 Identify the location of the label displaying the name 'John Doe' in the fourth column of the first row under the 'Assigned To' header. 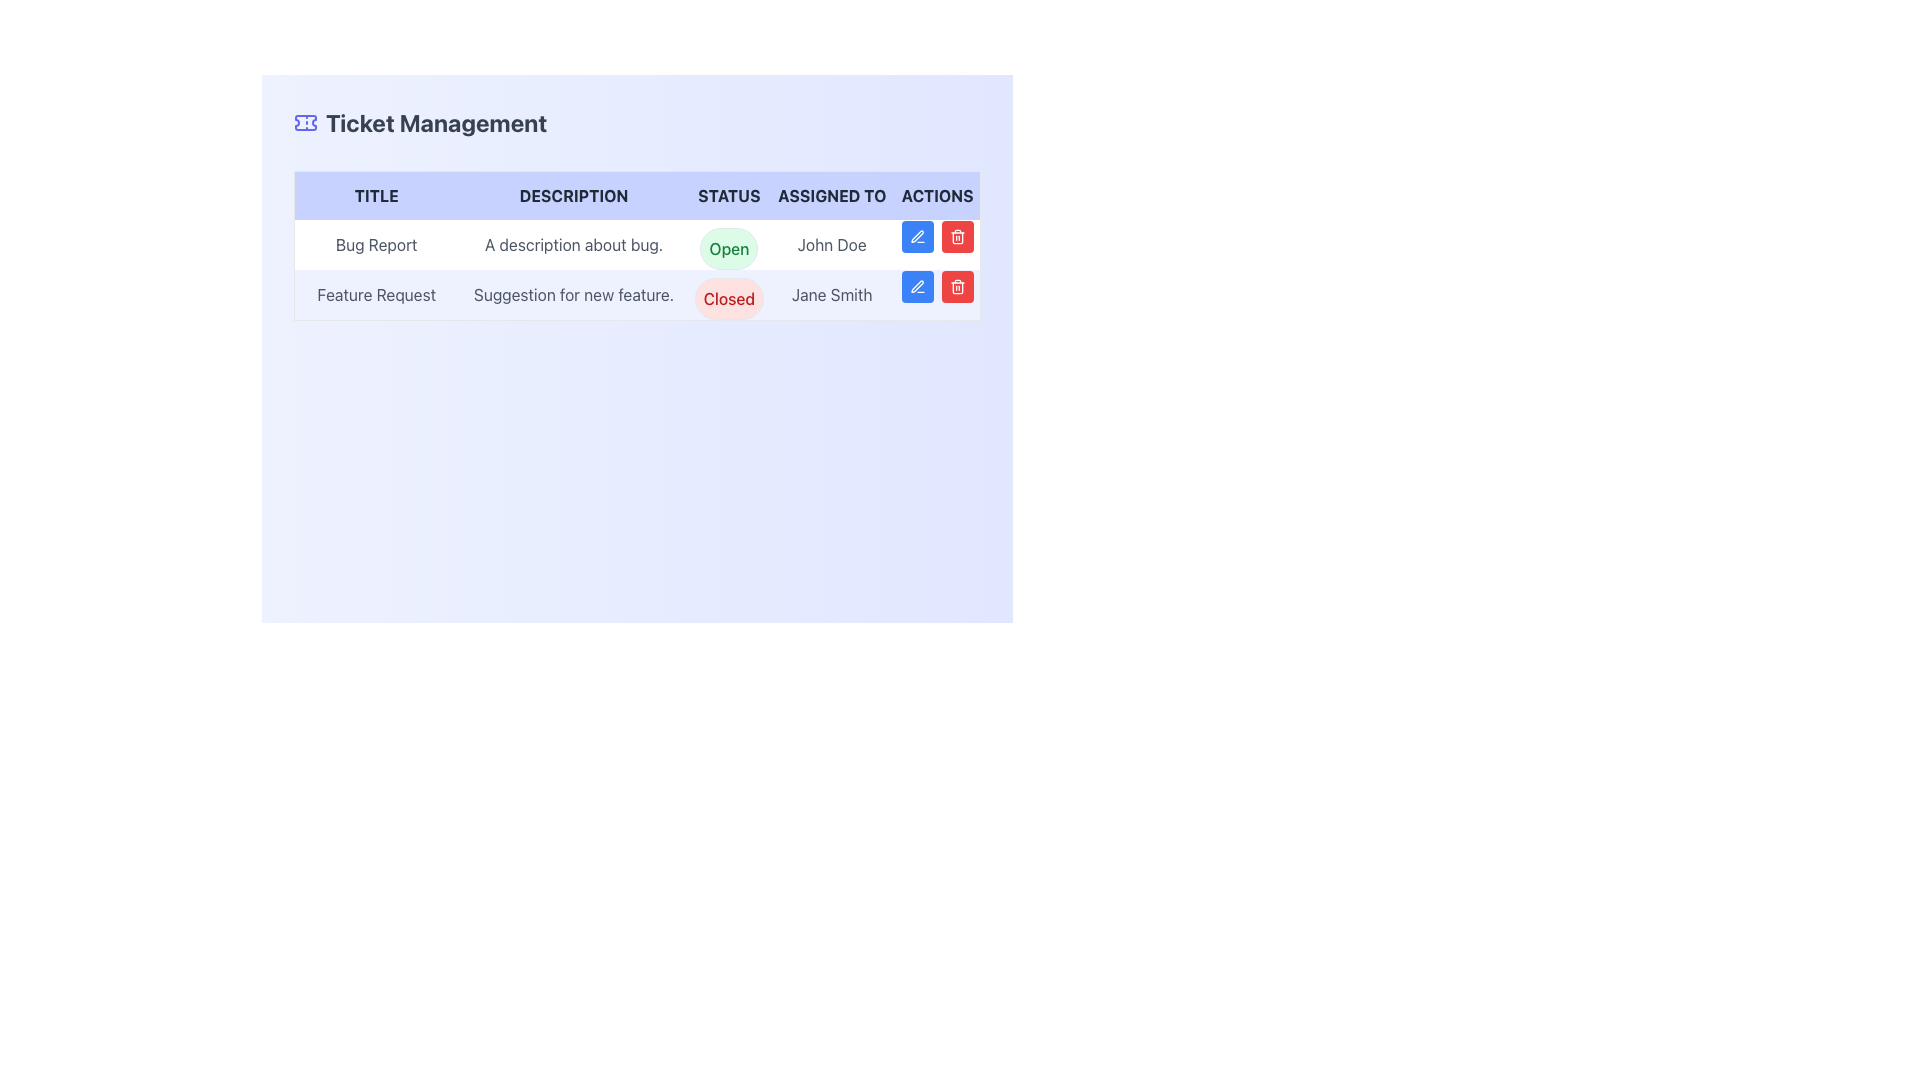
(832, 243).